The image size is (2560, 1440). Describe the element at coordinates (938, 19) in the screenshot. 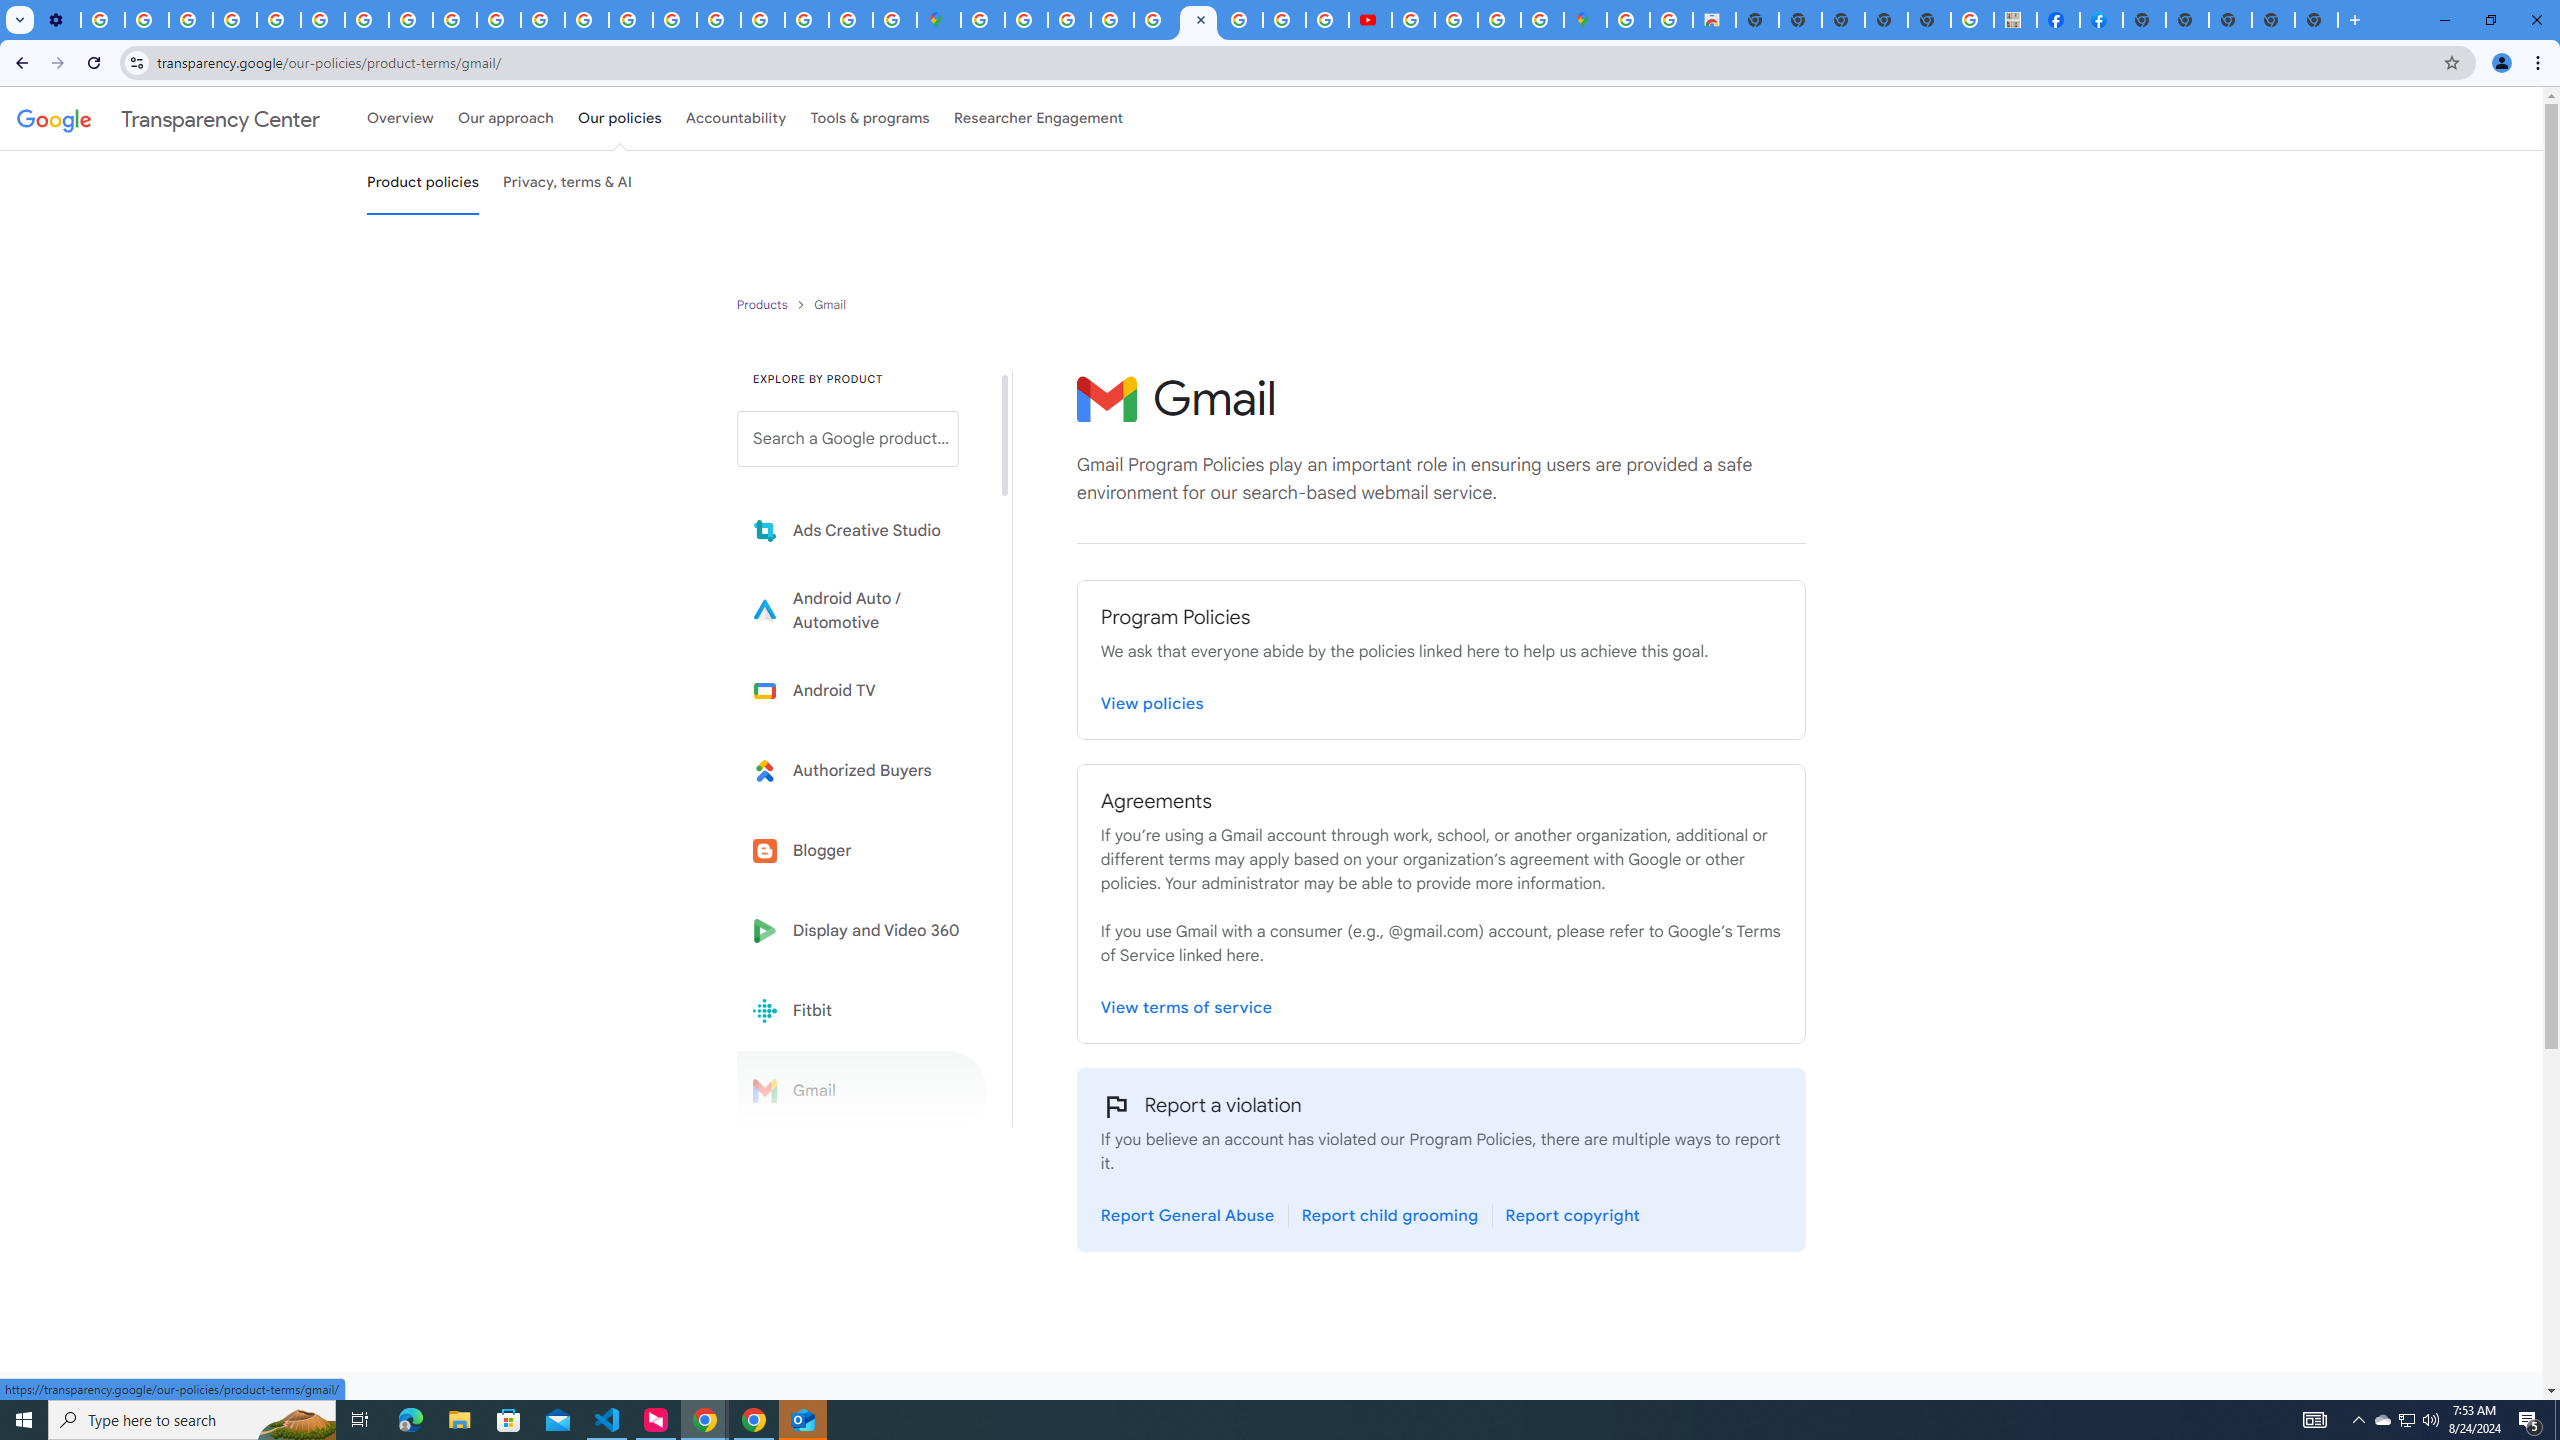

I see `'Google Maps'` at that location.